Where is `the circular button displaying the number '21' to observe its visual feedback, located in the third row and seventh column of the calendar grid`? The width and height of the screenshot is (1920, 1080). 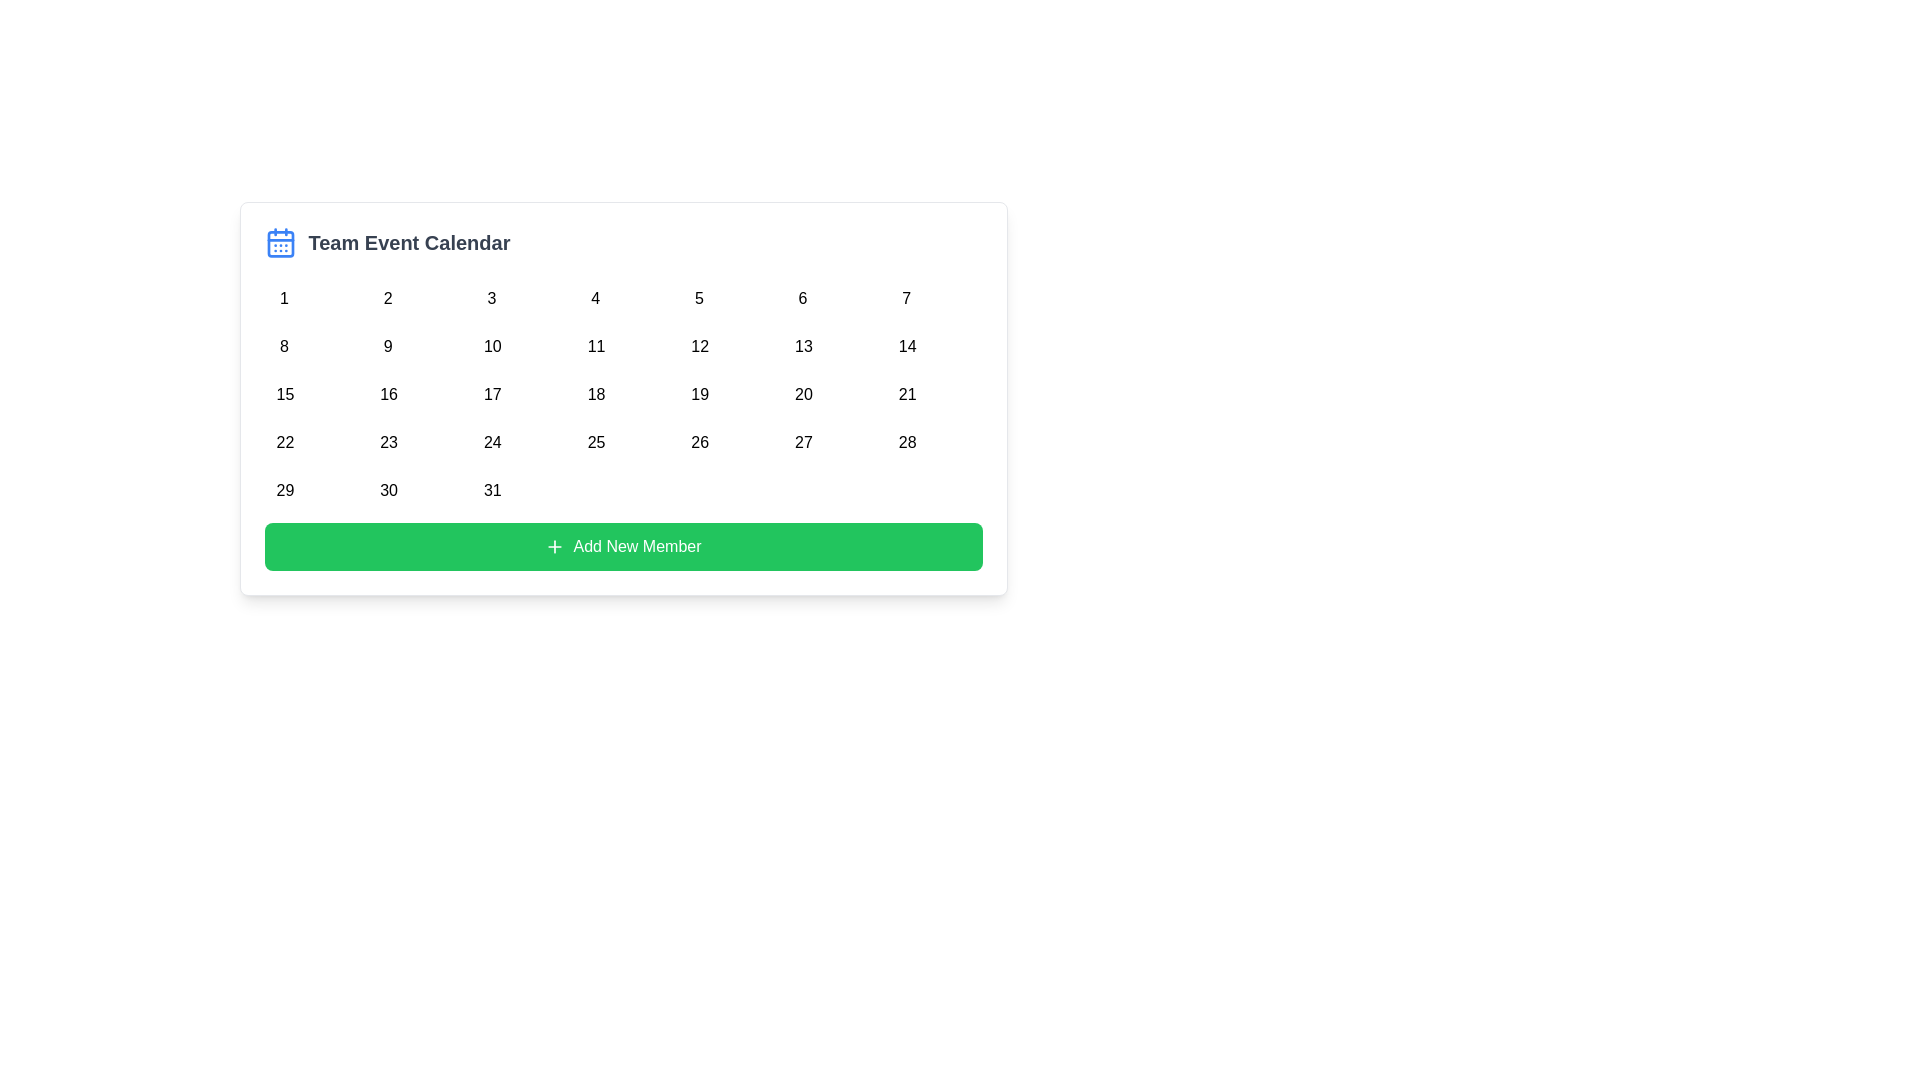 the circular button displaying the number '21' to observe its visual feedback, located in the third row and seventh column of the calendar grid is located at coordinates (905, 390).